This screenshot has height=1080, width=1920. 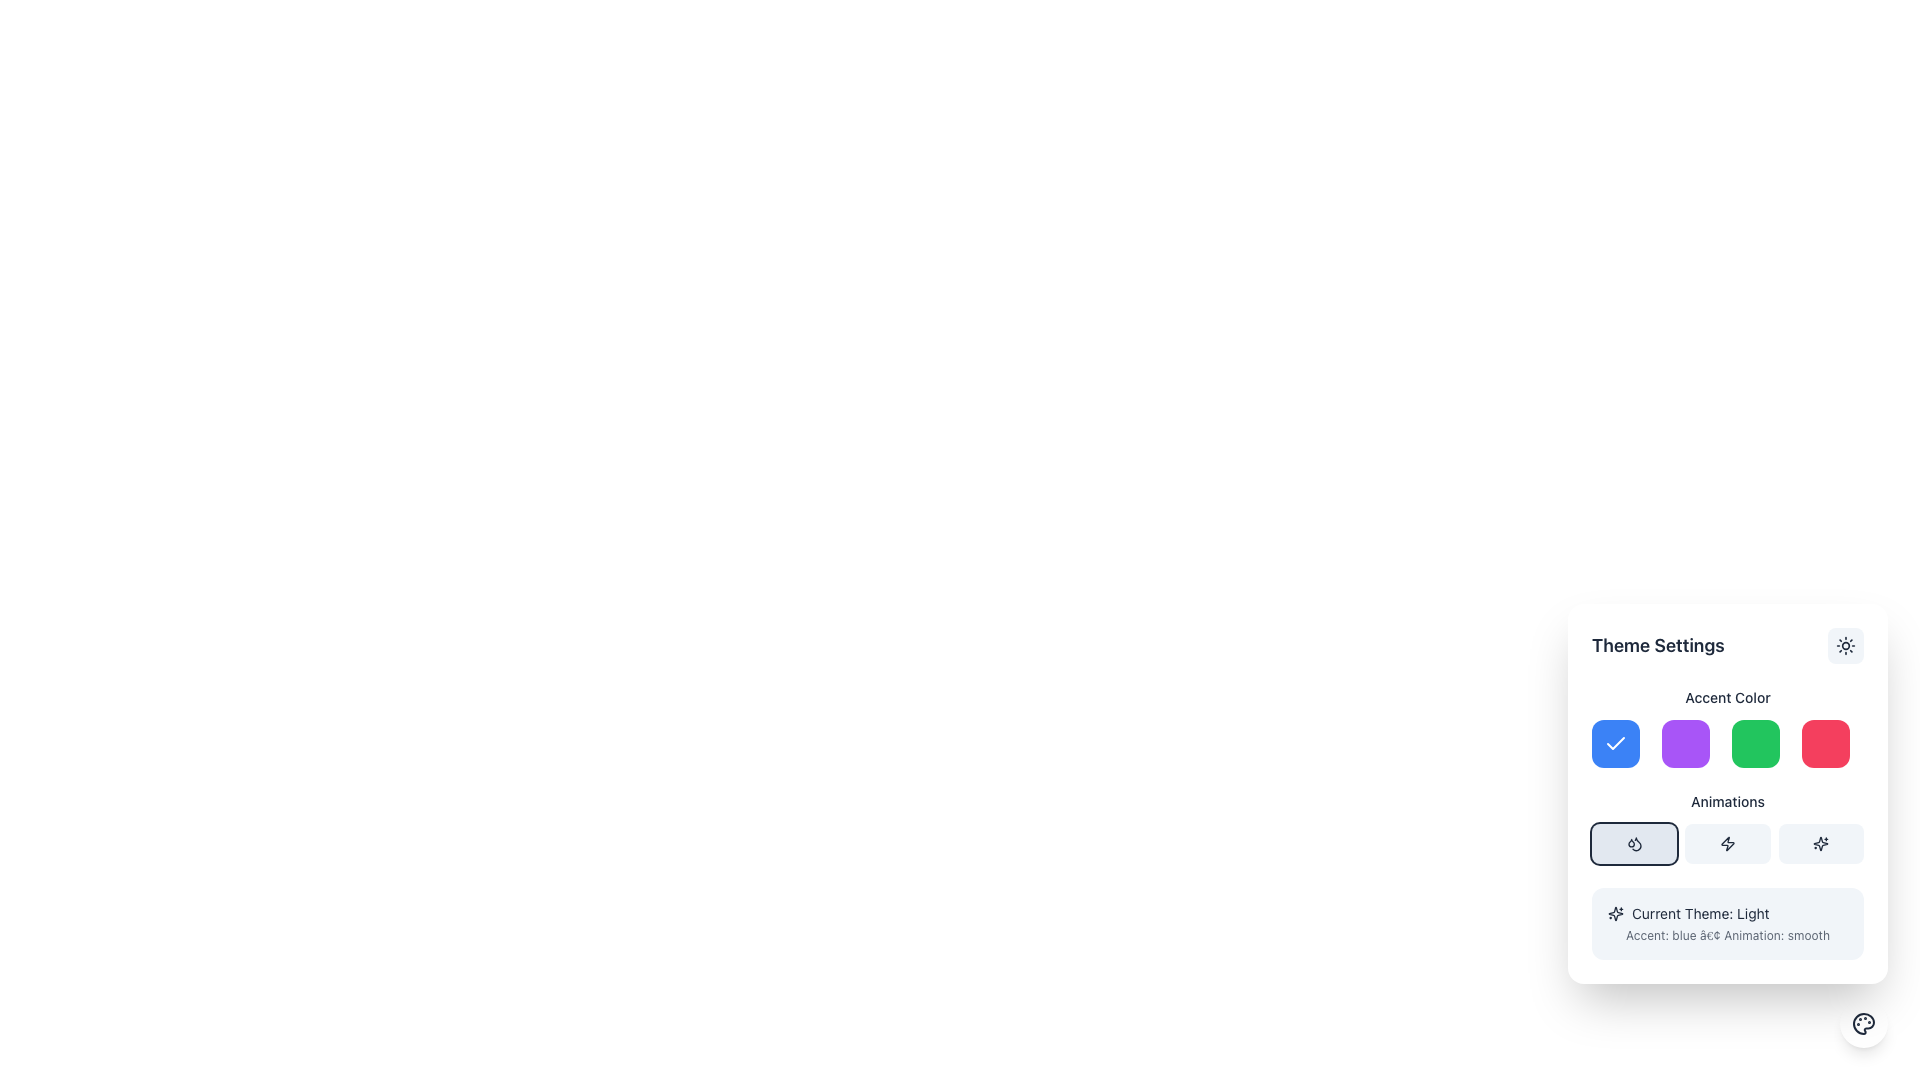 I want to click on the decorative SVG icon located in the 'Current Theme: Light' section at the bottom of the 'Theme Settings' card, so click(x=1616, y=914).